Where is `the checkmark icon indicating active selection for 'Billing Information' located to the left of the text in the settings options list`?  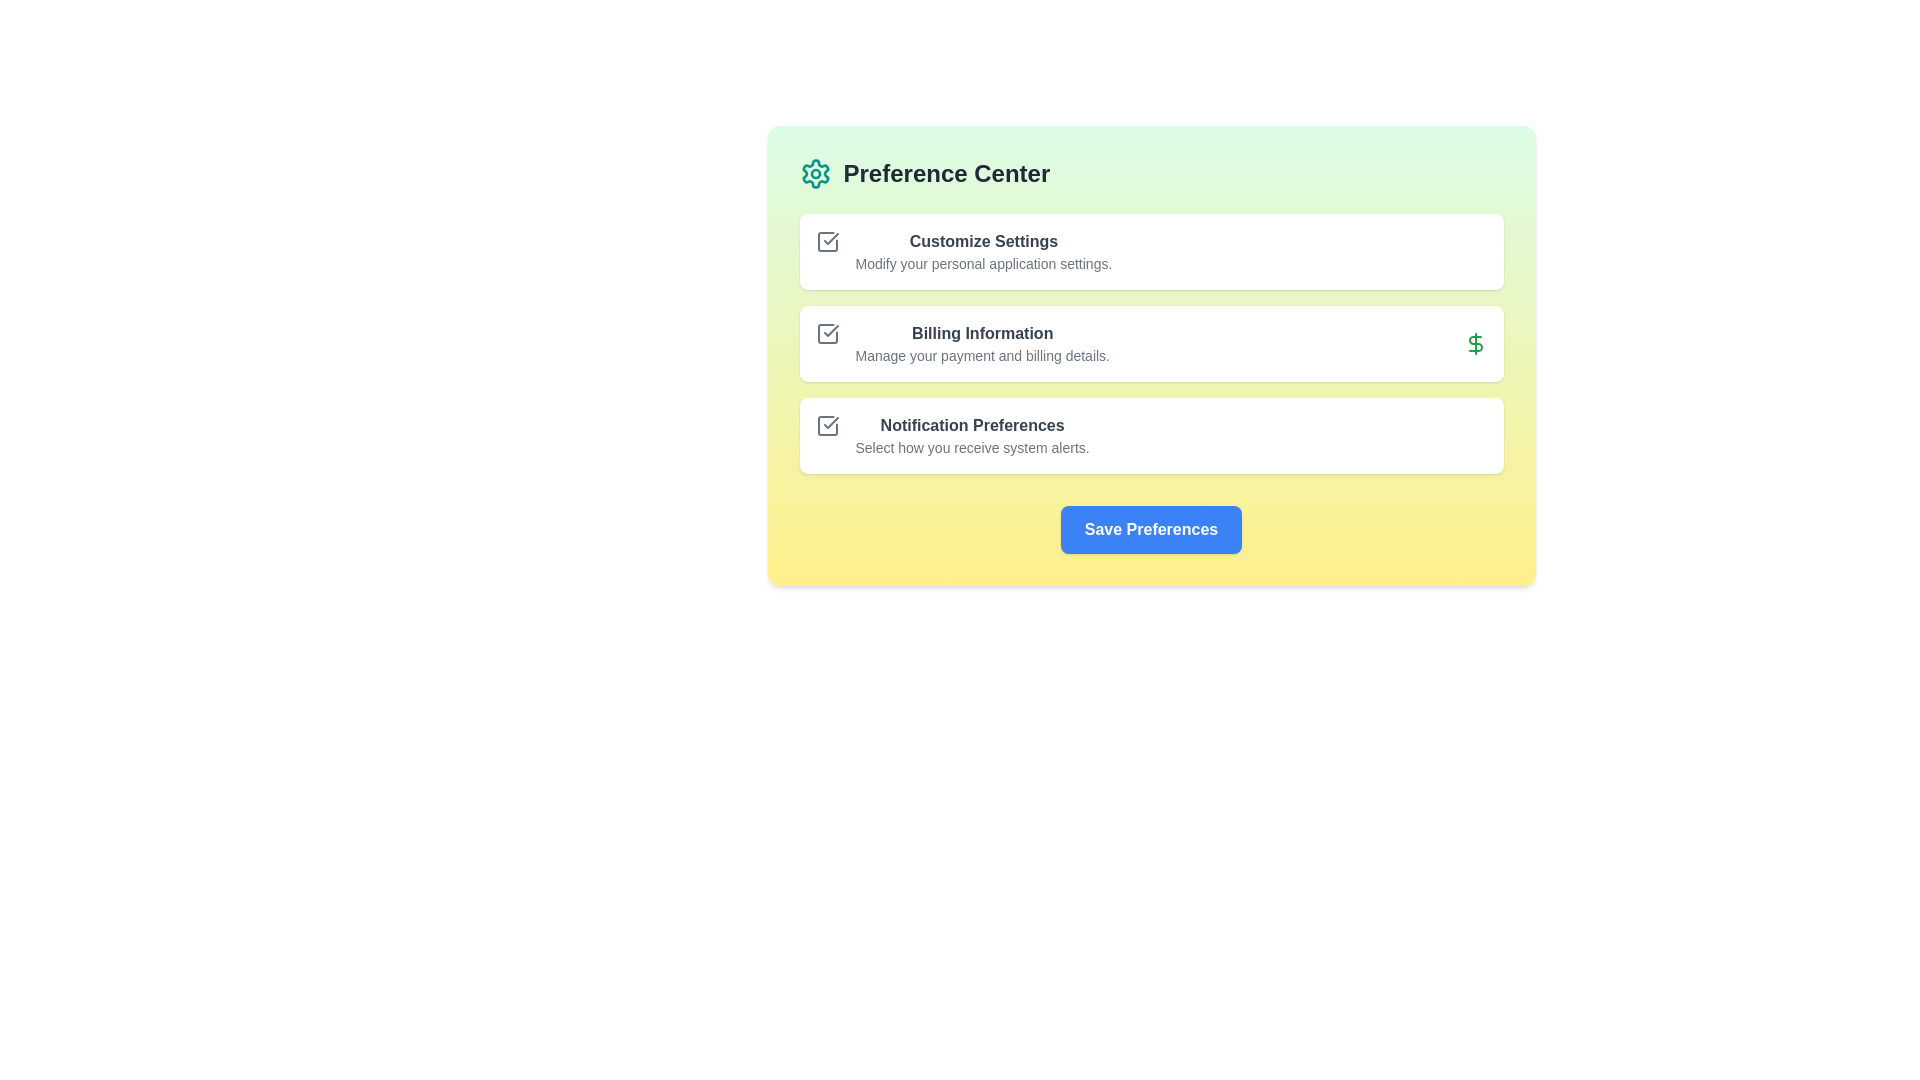
the checkmark icon indicating active selection for 'Billing Information' located to the left of the text in the settings options list is located at coordinates (830, 330).